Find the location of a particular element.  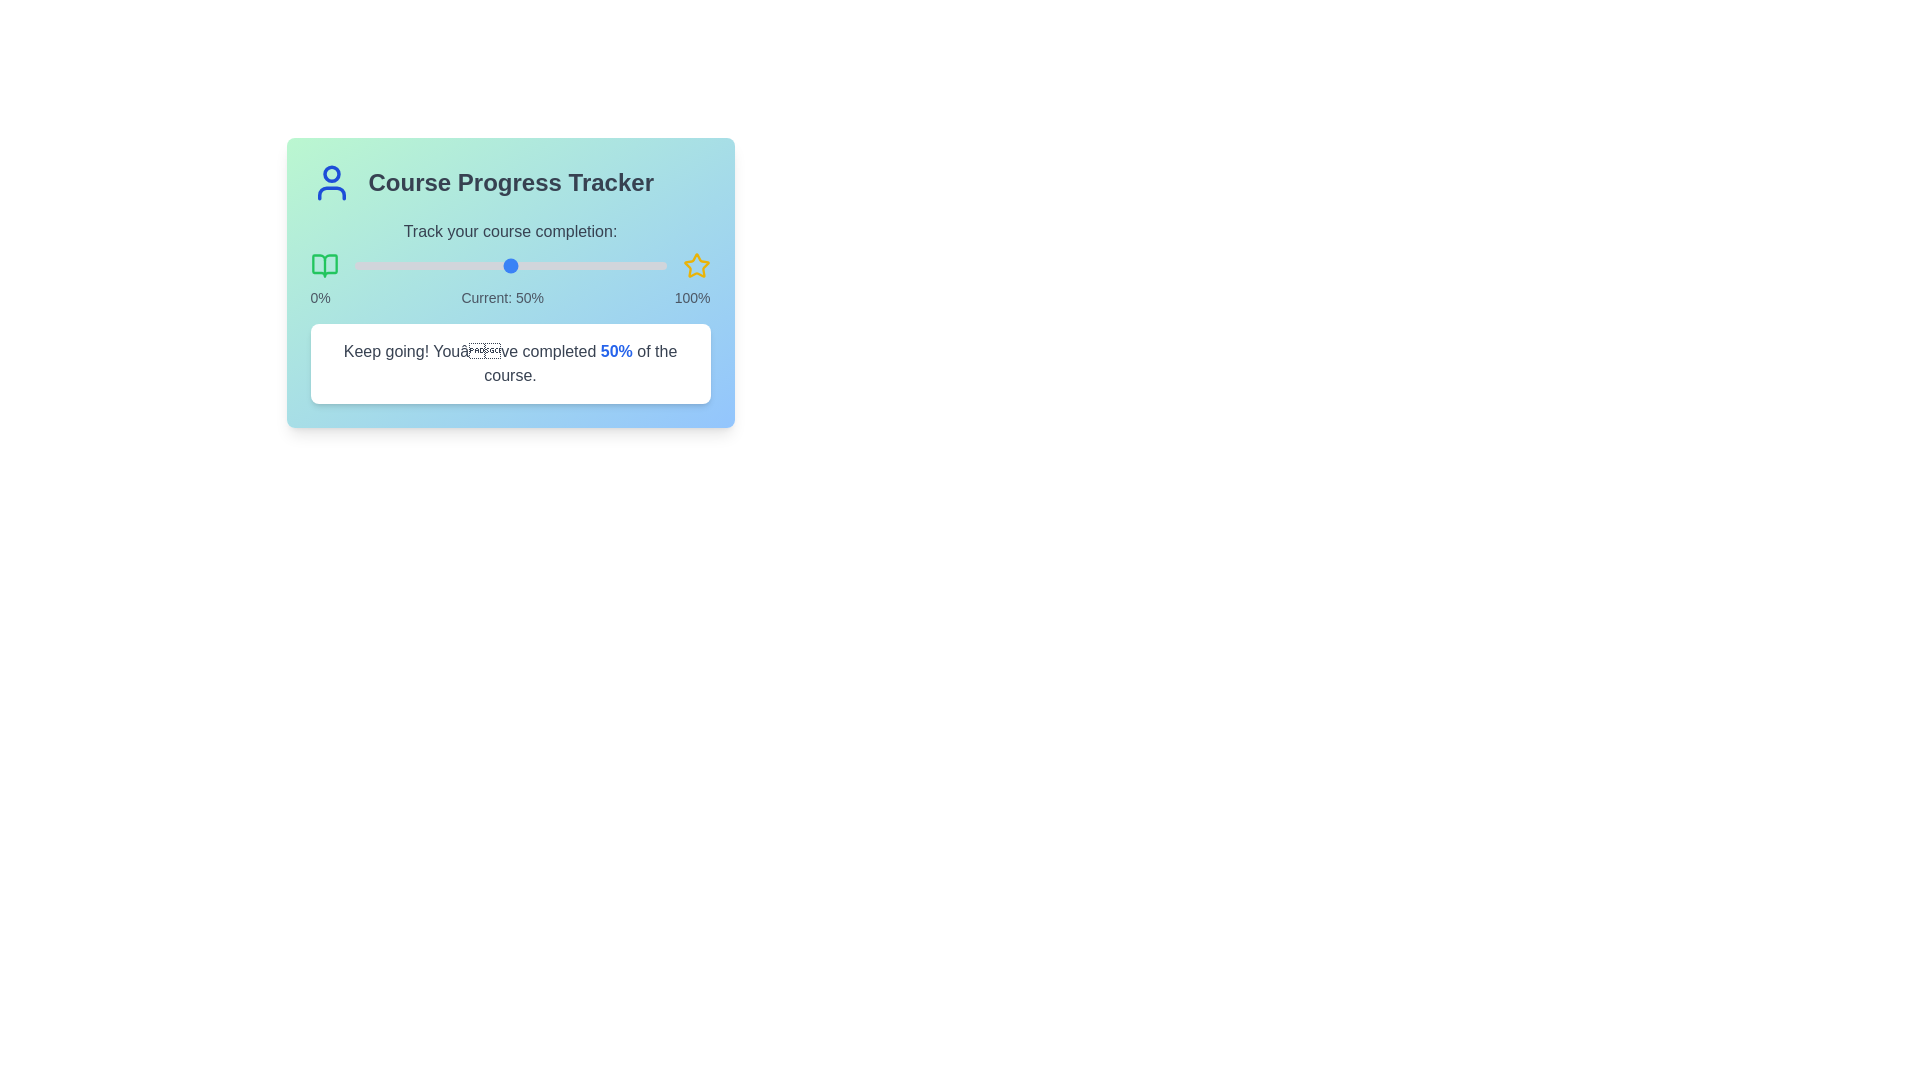

the progress slider to 25% completion is located at coordinates (431, 265).